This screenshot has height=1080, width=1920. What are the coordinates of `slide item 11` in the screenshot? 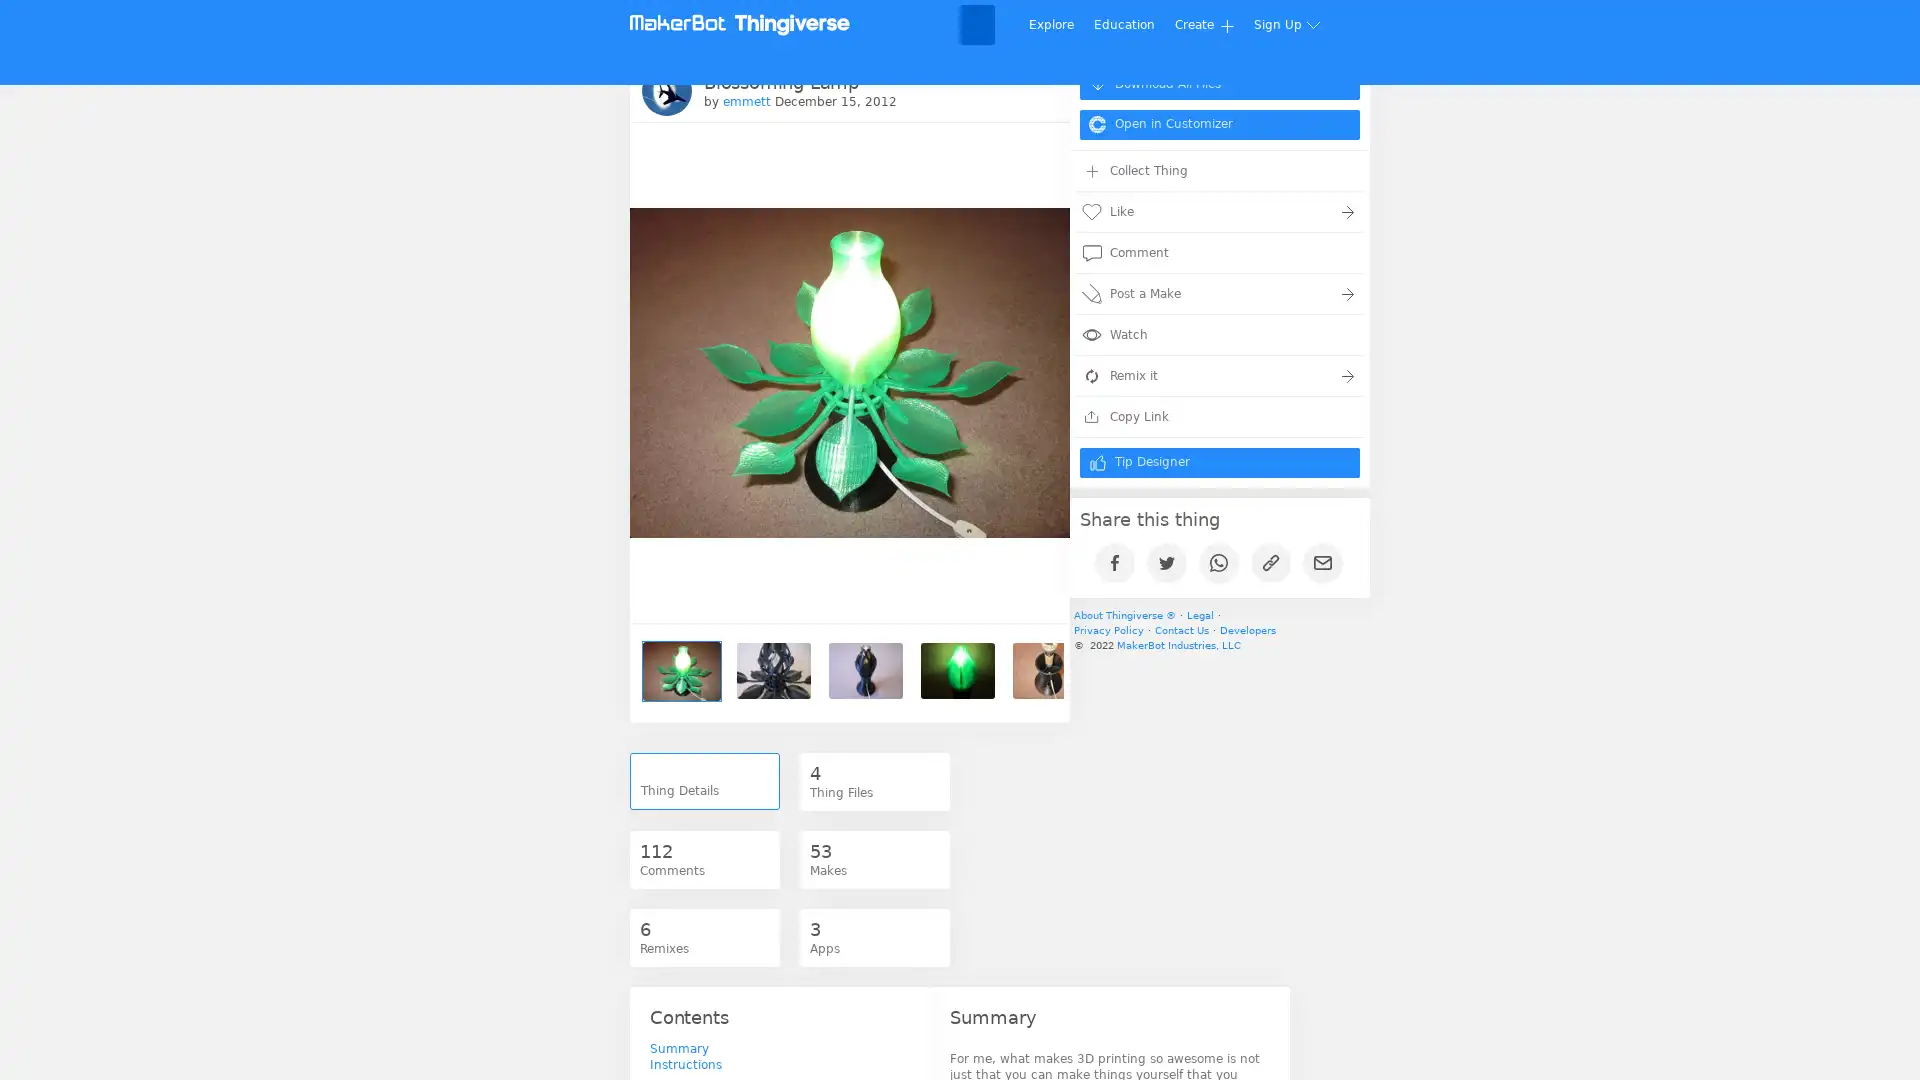 It's located at (1602, 670).